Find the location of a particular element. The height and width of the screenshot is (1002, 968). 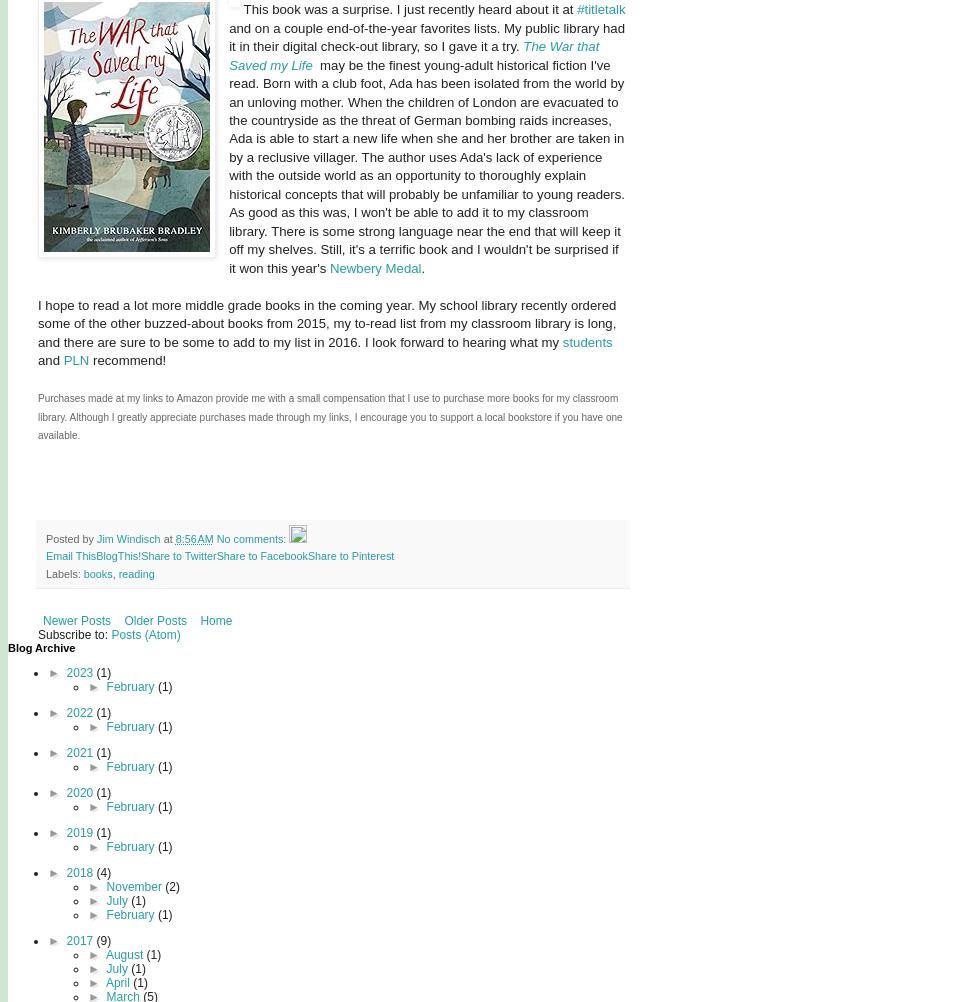

'2020' is located at coordinates (65, 790).